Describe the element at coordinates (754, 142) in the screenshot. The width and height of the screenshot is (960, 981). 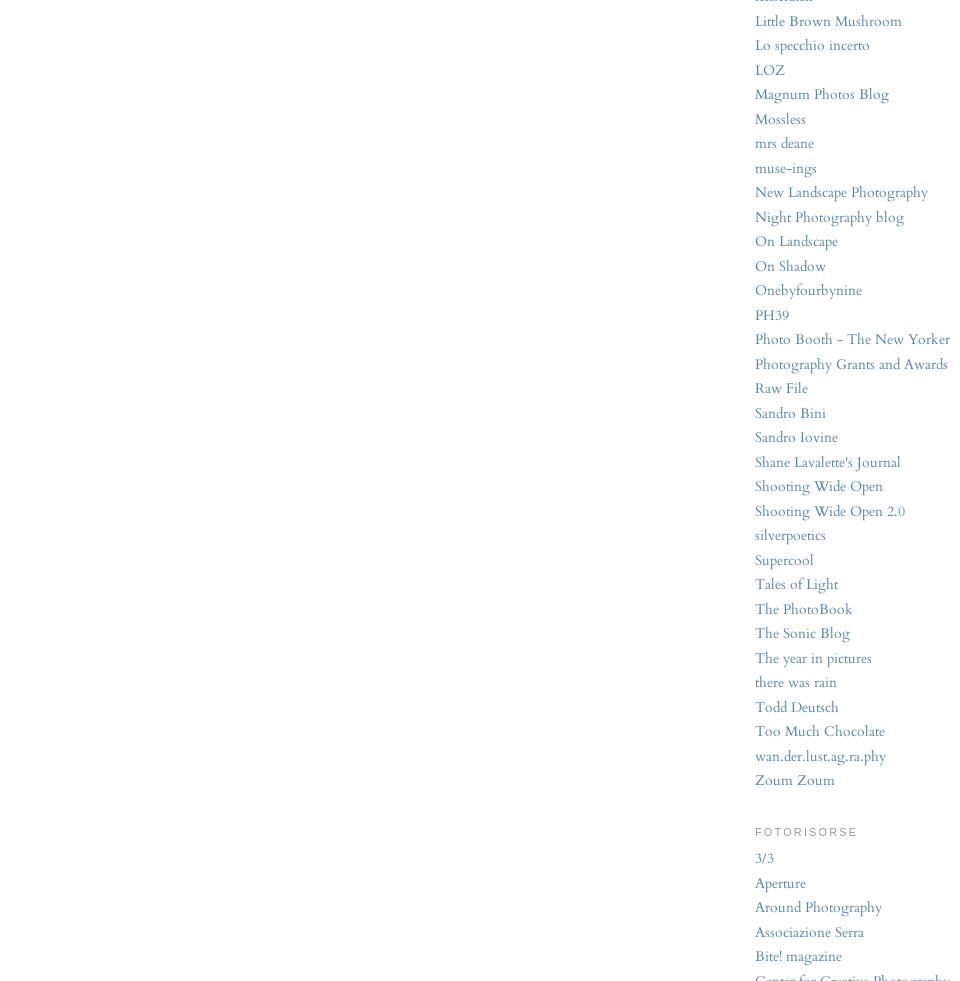
I see `'mrs deane'` at that location.